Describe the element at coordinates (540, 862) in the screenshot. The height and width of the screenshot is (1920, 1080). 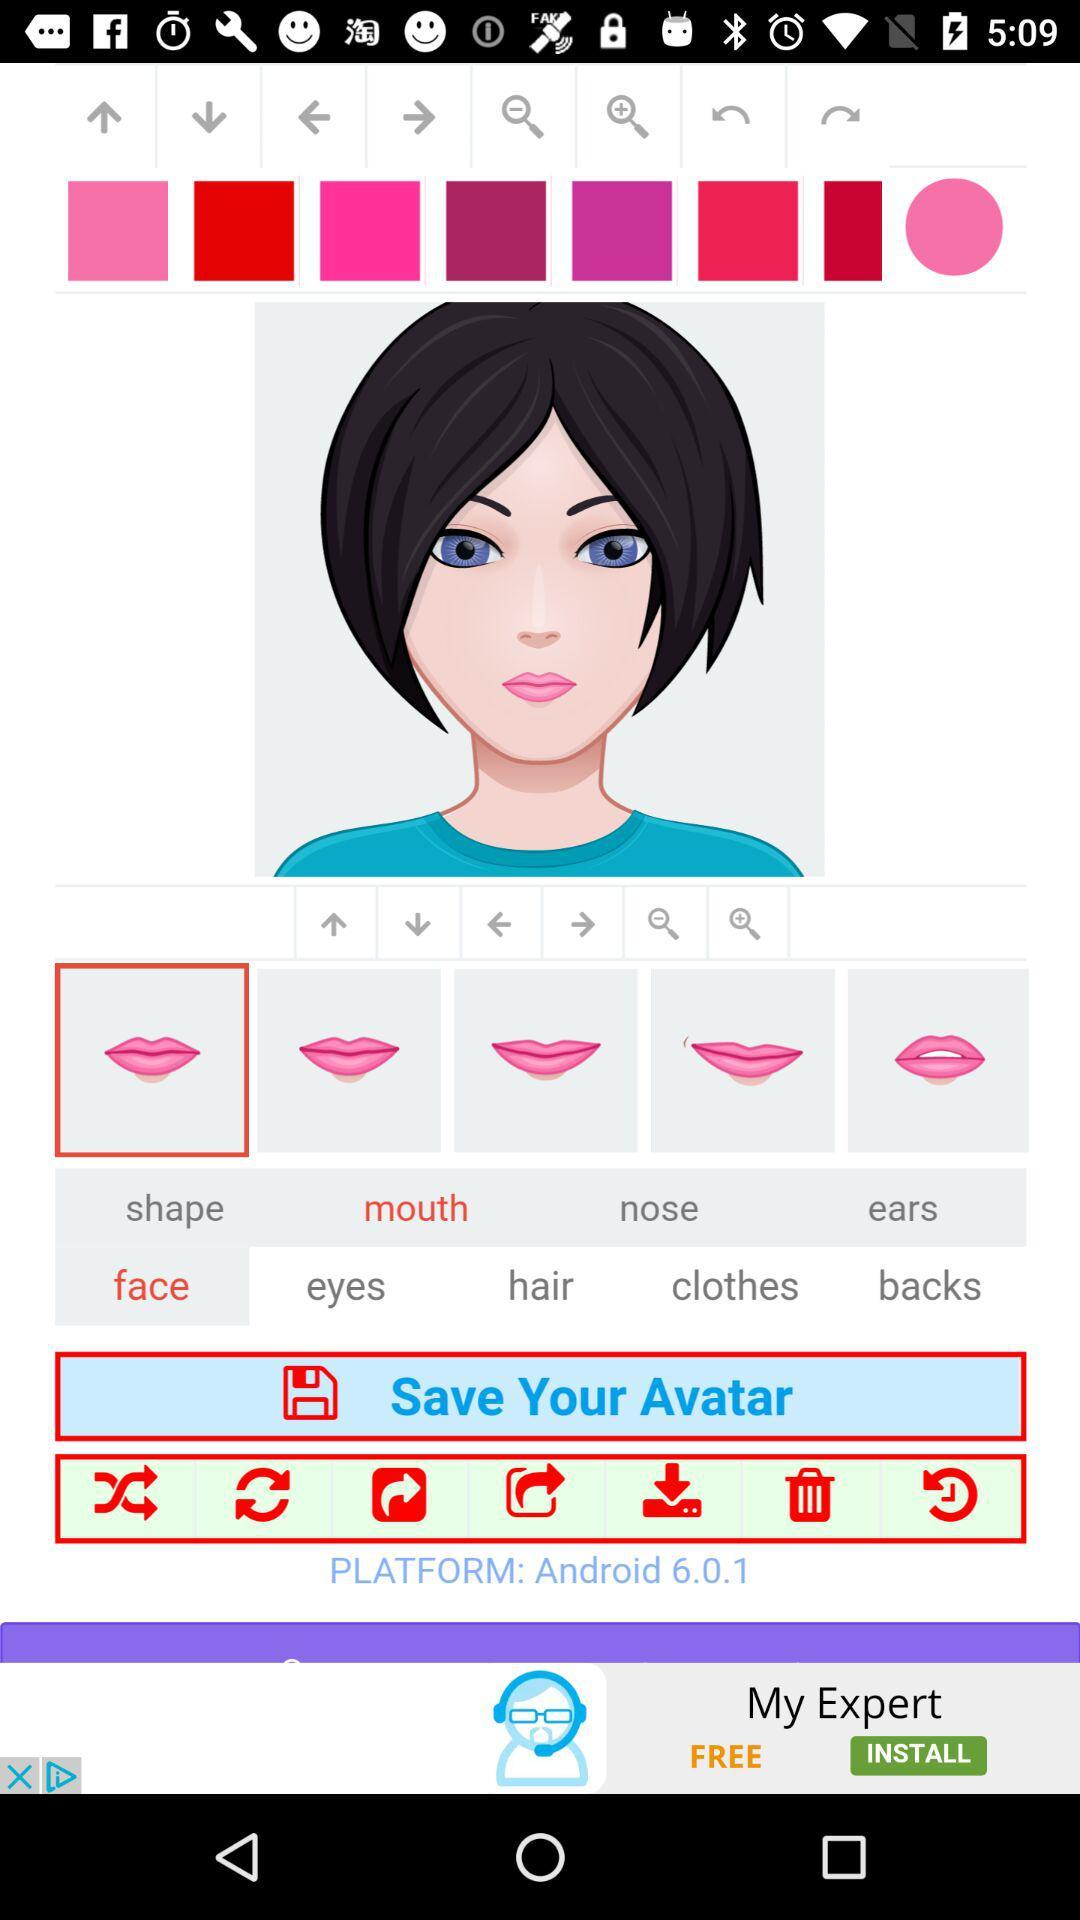
I see `mouth shape` at that location.